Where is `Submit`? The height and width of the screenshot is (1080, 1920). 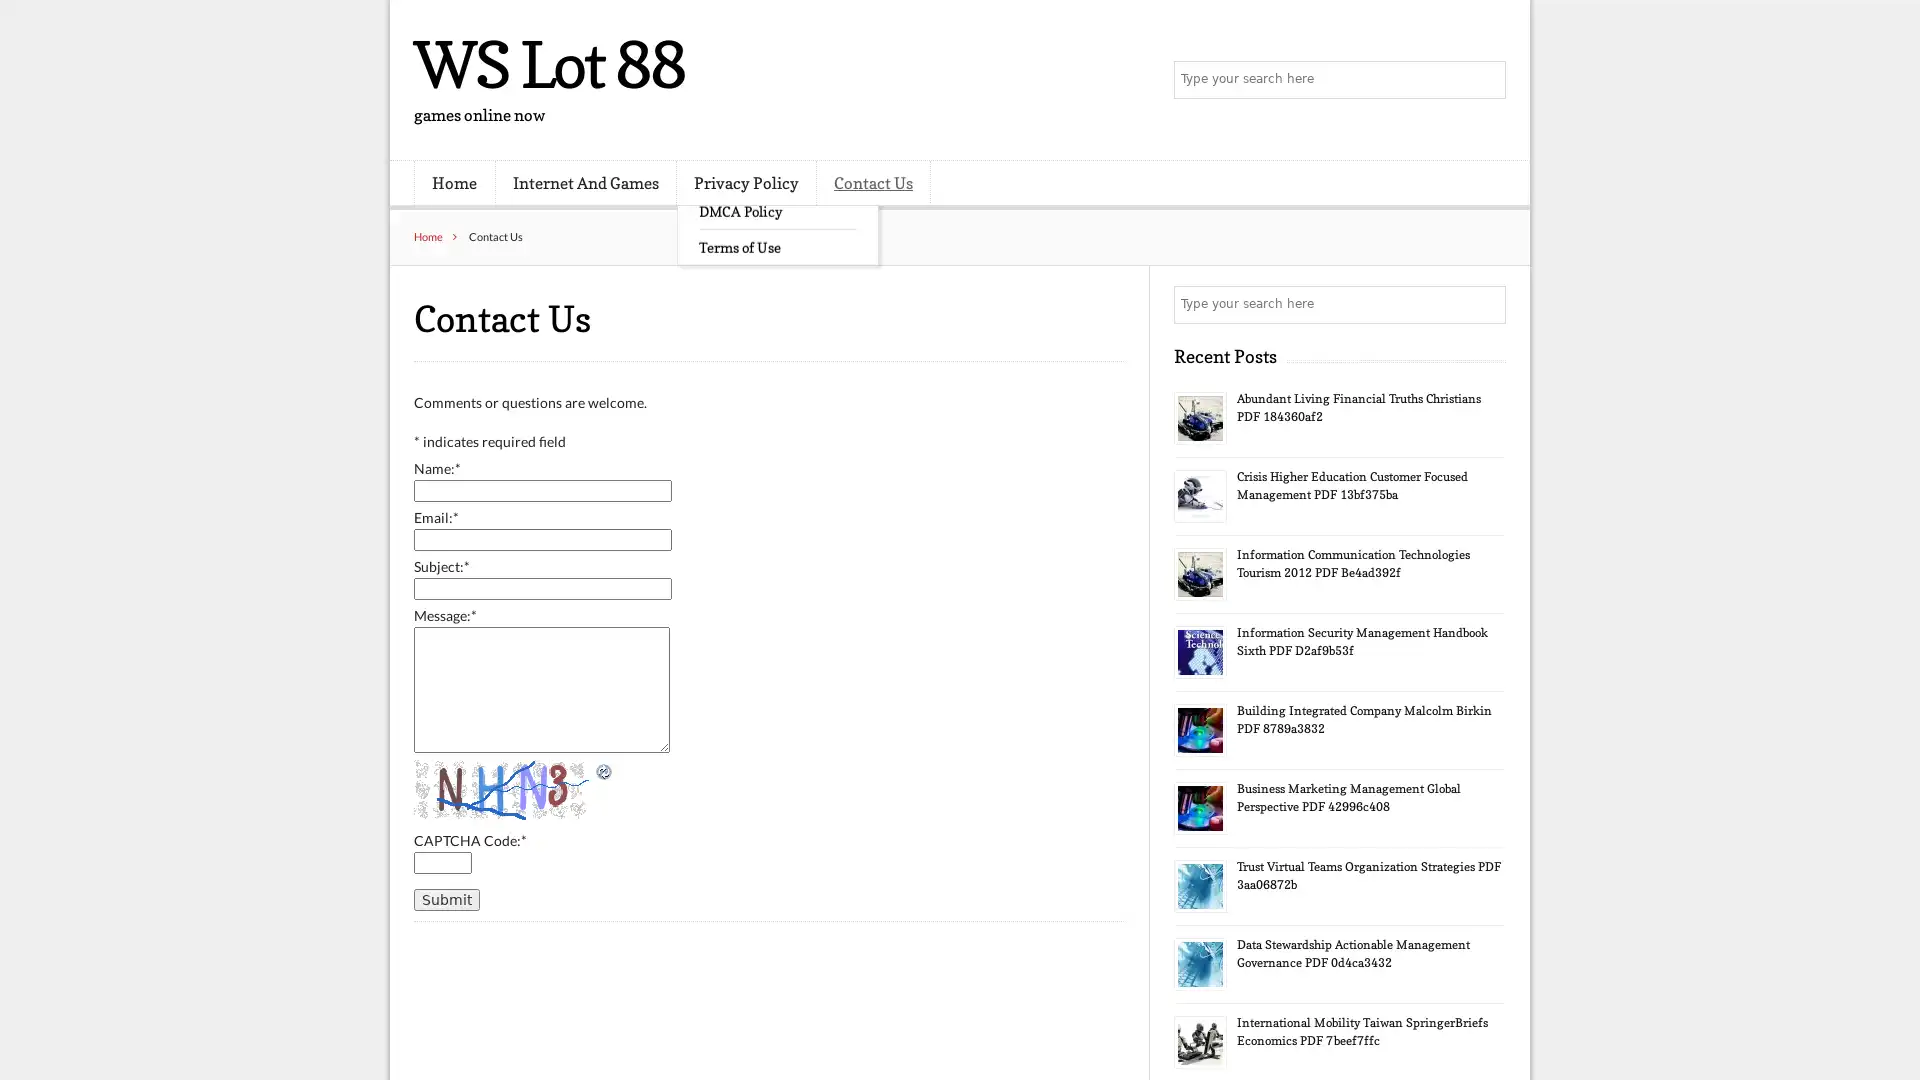 Submit is located at coordinates (445, 897).